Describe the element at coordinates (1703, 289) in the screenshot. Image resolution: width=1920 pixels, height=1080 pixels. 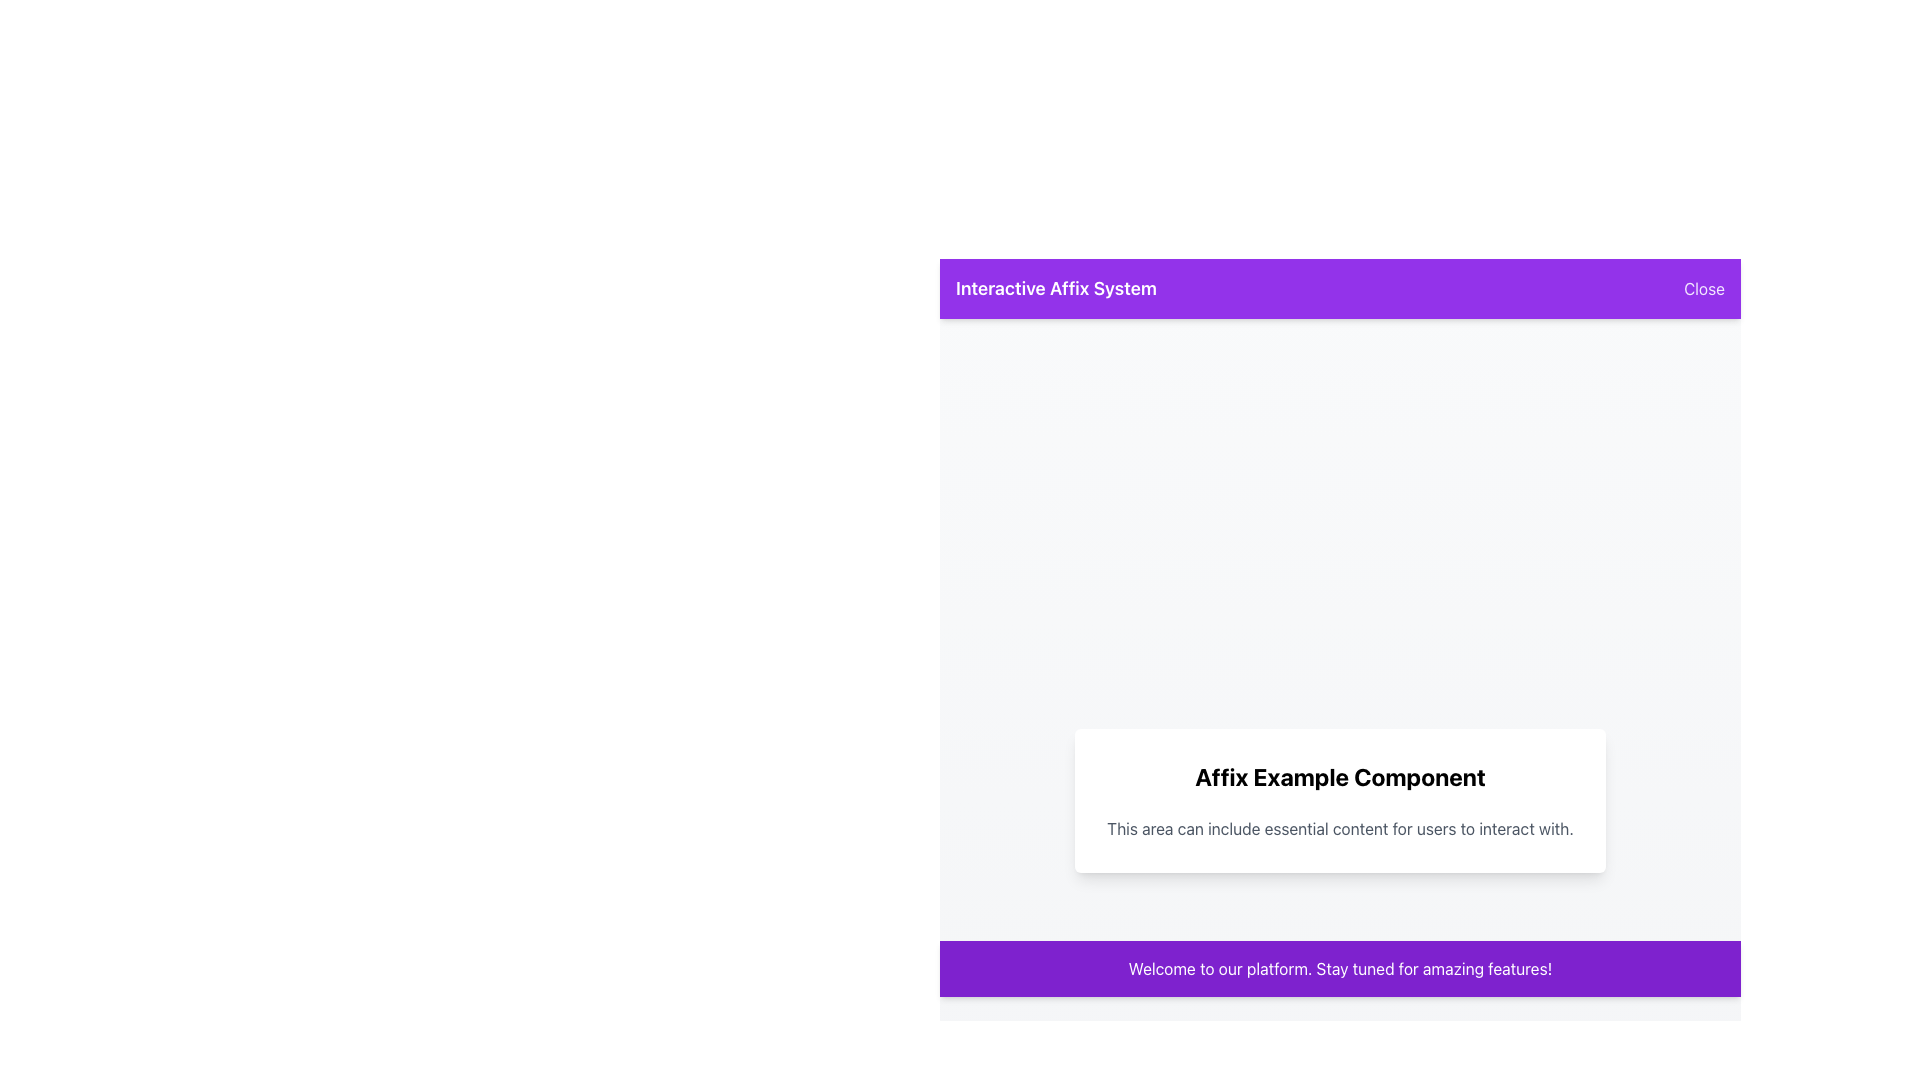
I see `the 'Close' button located in the upper-right section of the purple header bar` at that location.